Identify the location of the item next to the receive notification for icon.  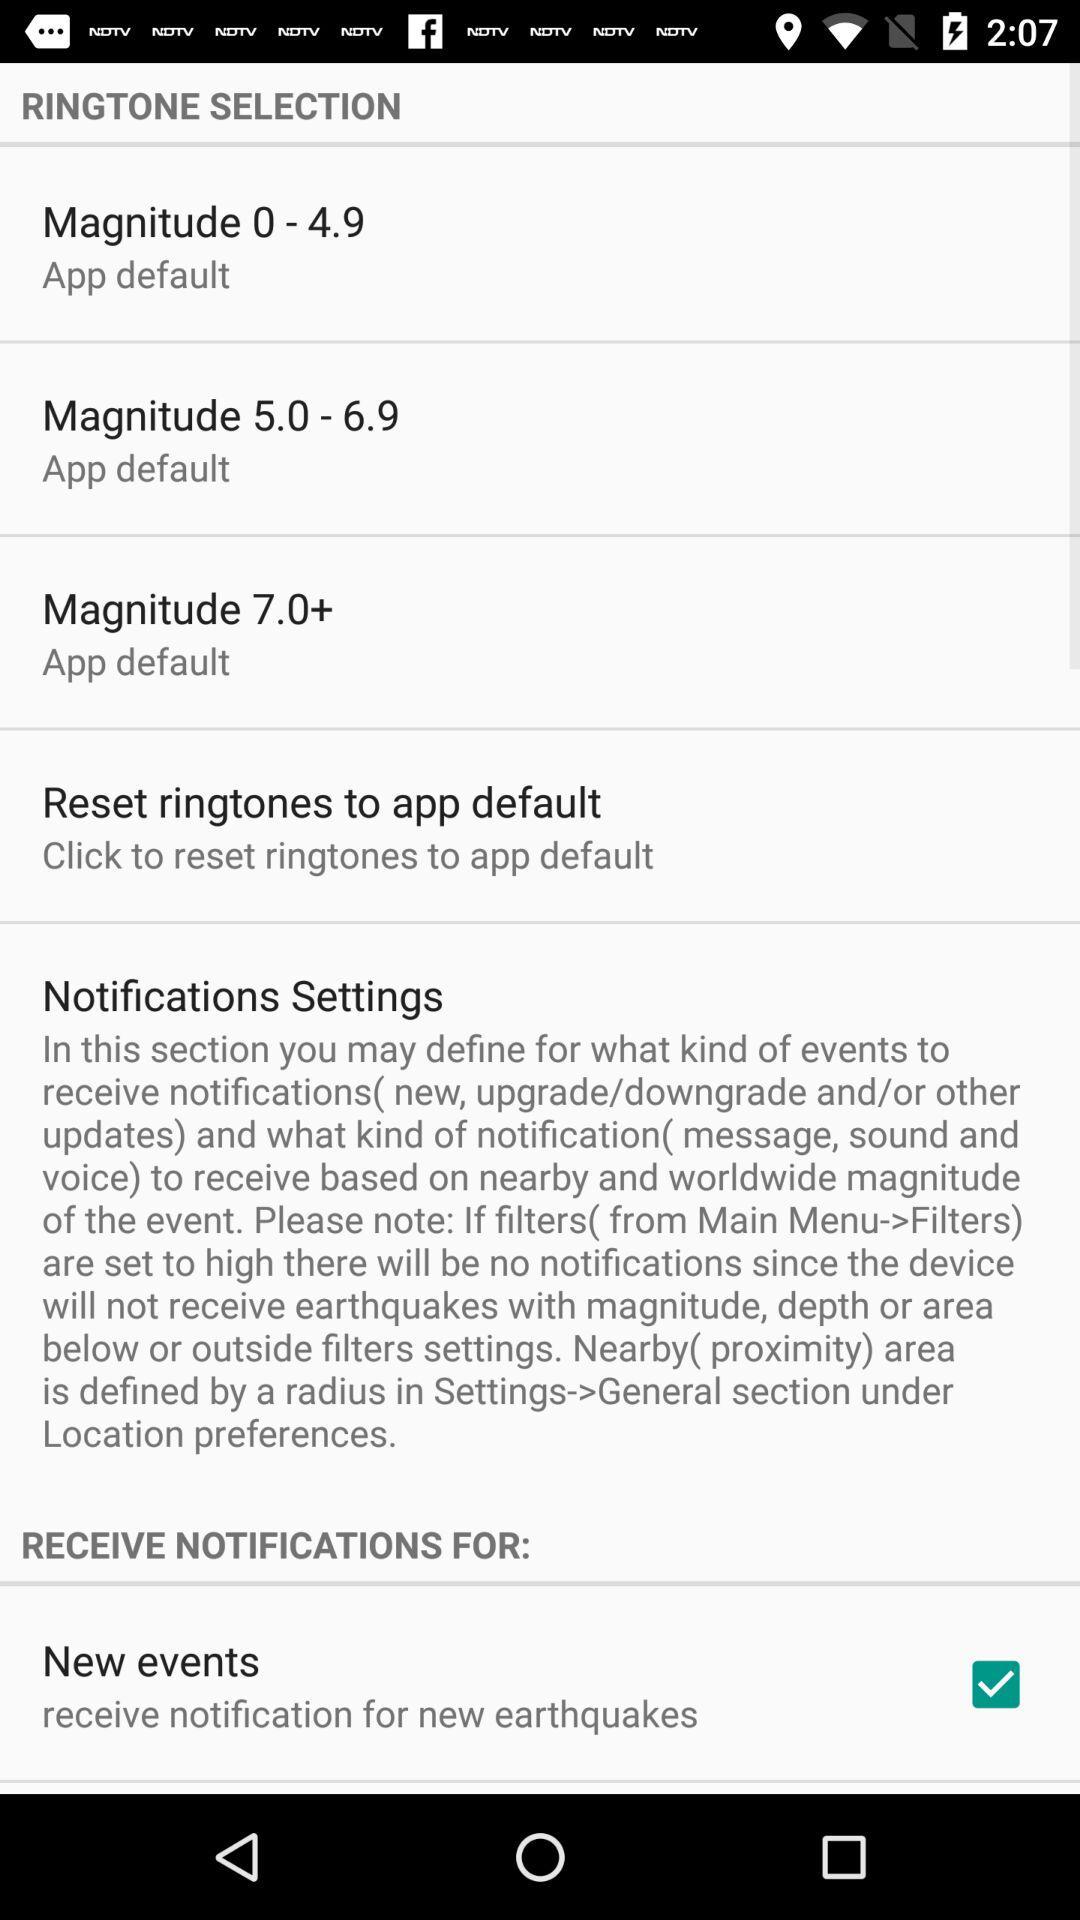
(995, 1683).